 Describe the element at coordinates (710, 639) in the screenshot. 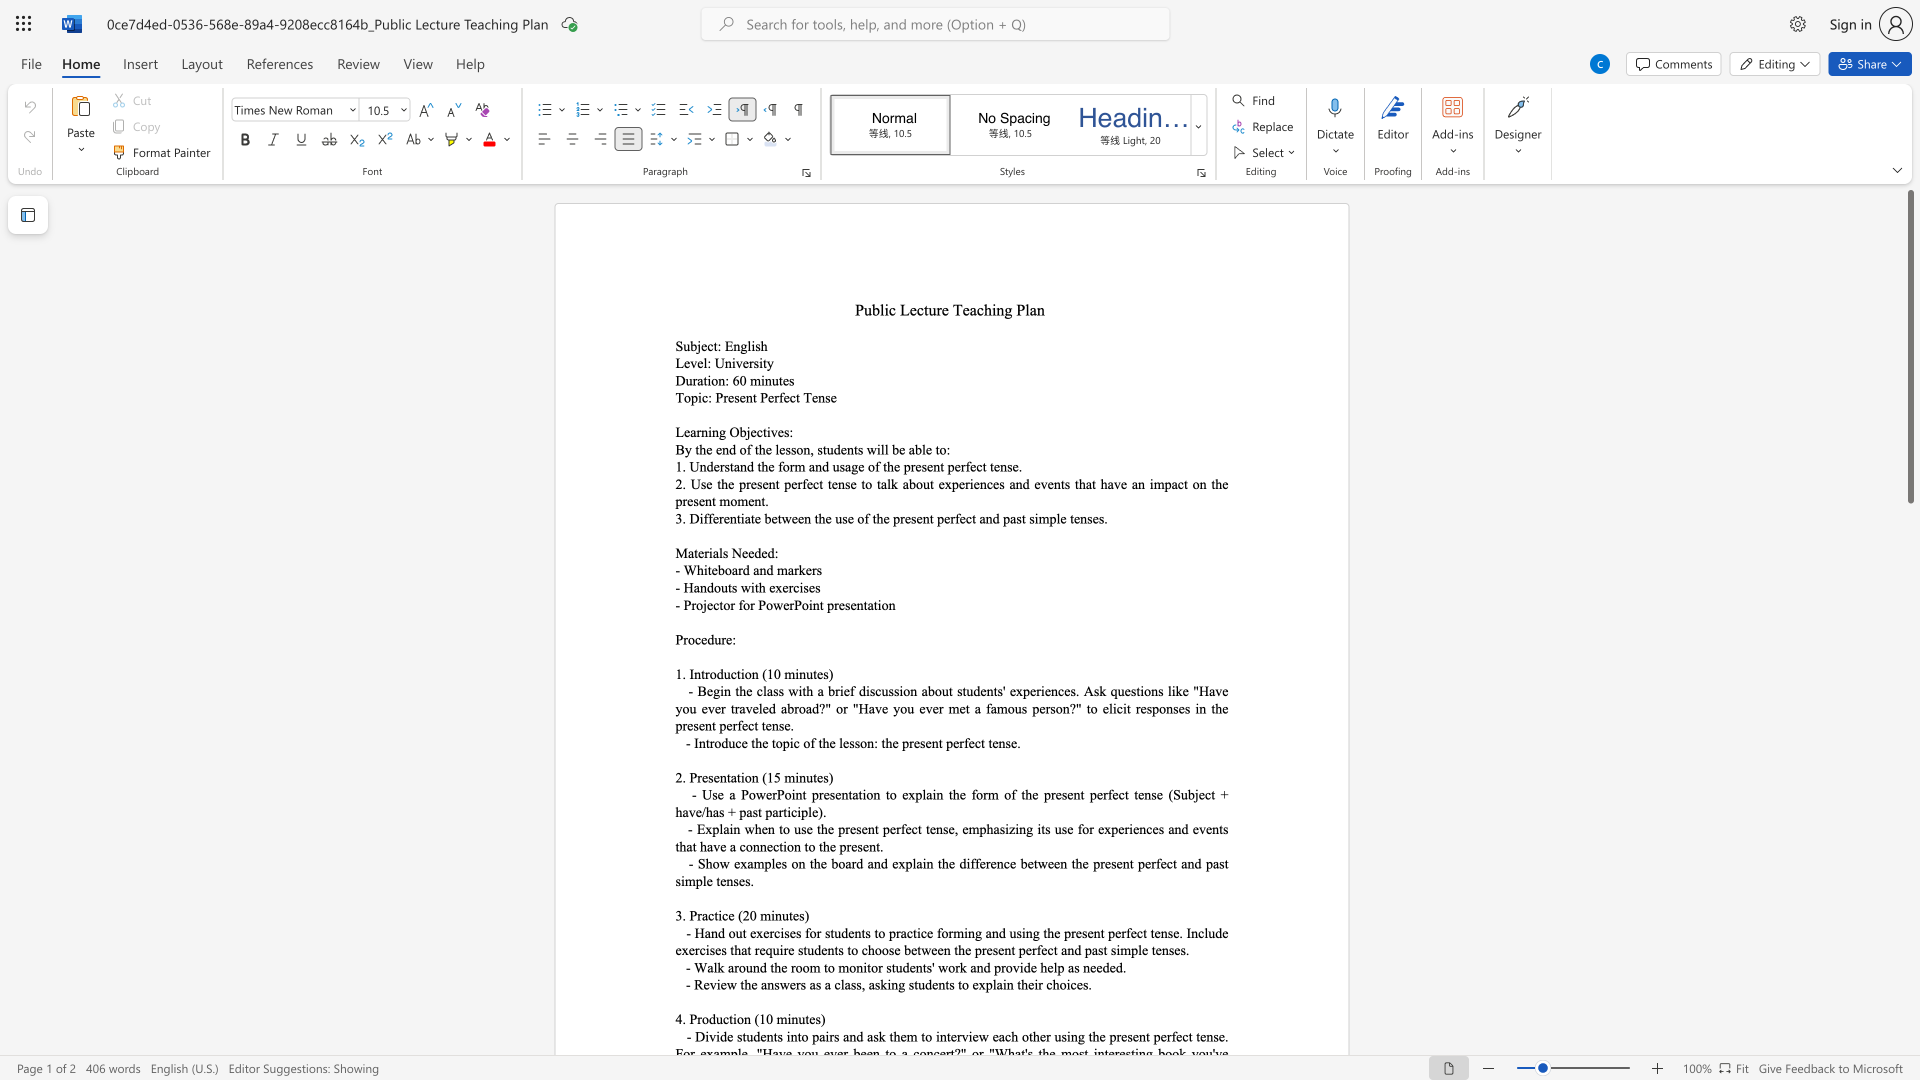

I see `the 1th character "d" in the text` at that location.